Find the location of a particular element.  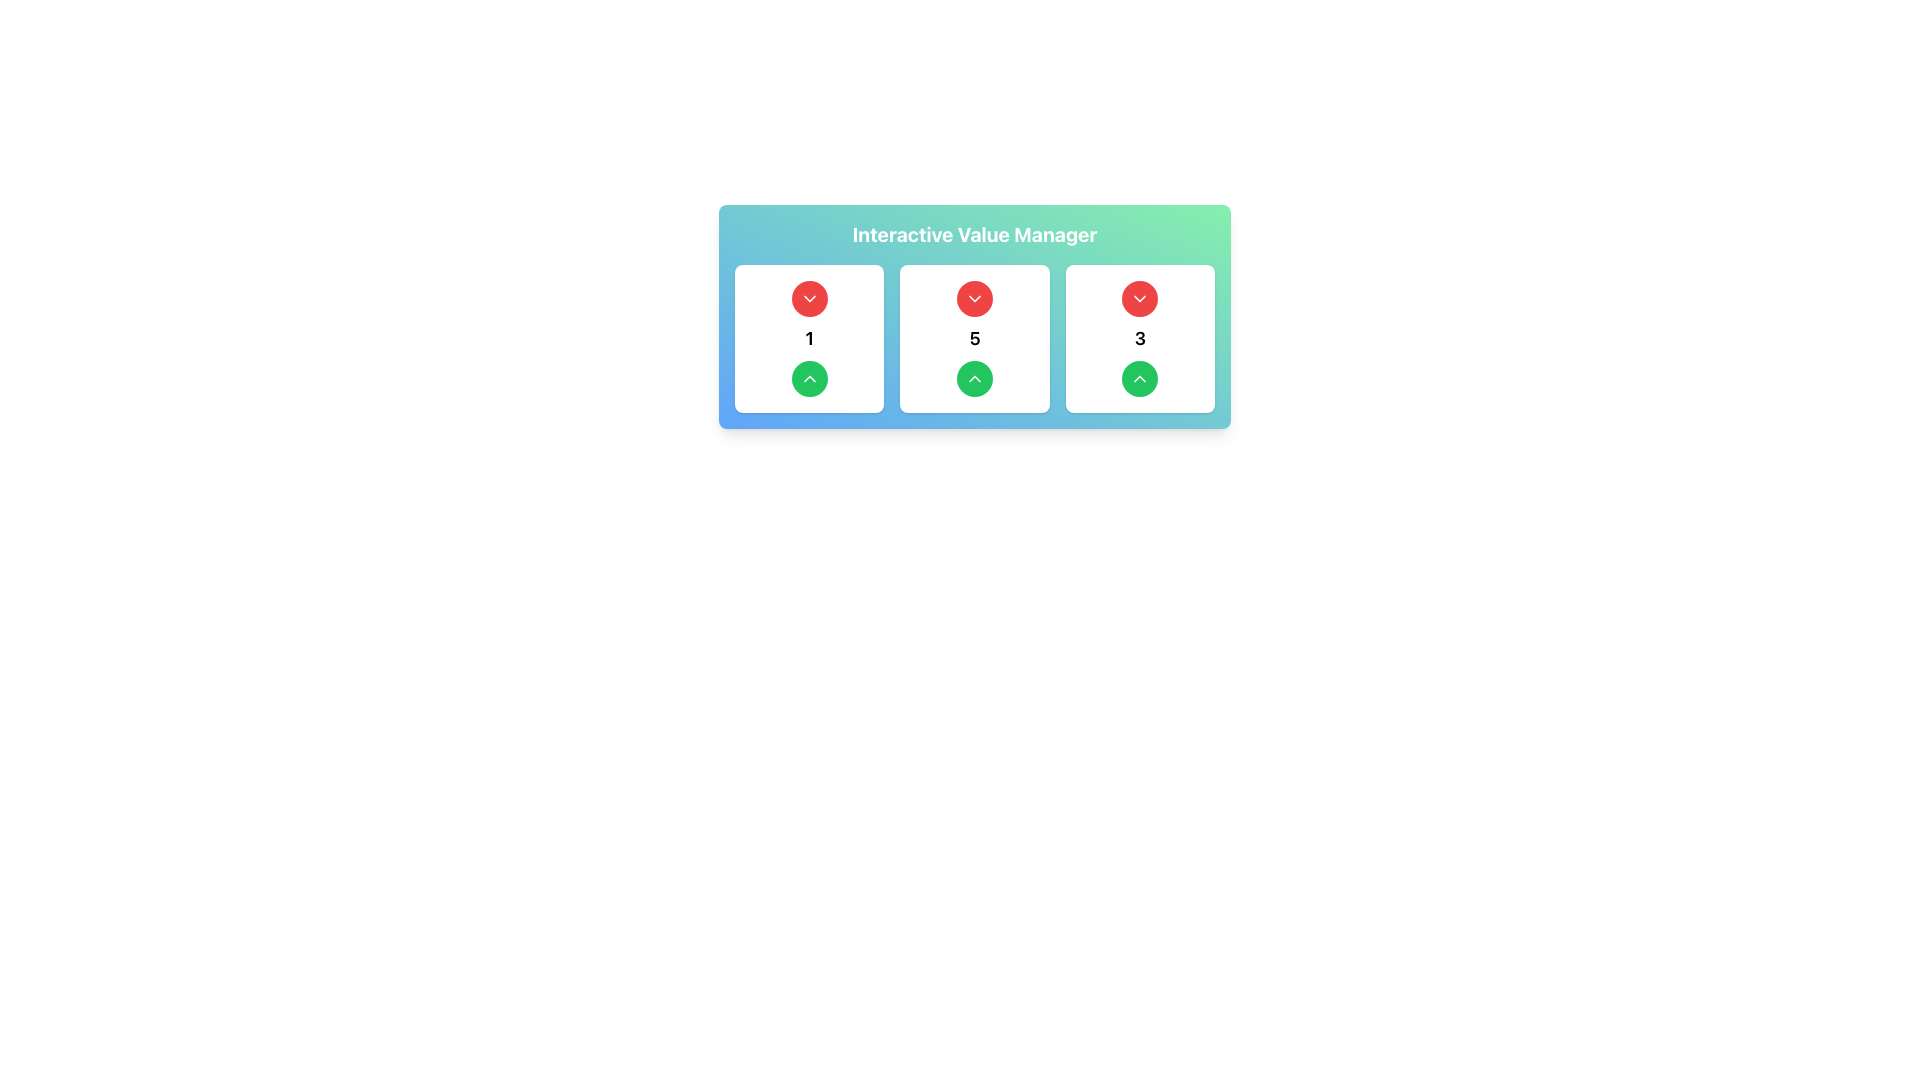

the circular green button with a white upwards-pointing chevron arrow is located at coordinates (974, 378).